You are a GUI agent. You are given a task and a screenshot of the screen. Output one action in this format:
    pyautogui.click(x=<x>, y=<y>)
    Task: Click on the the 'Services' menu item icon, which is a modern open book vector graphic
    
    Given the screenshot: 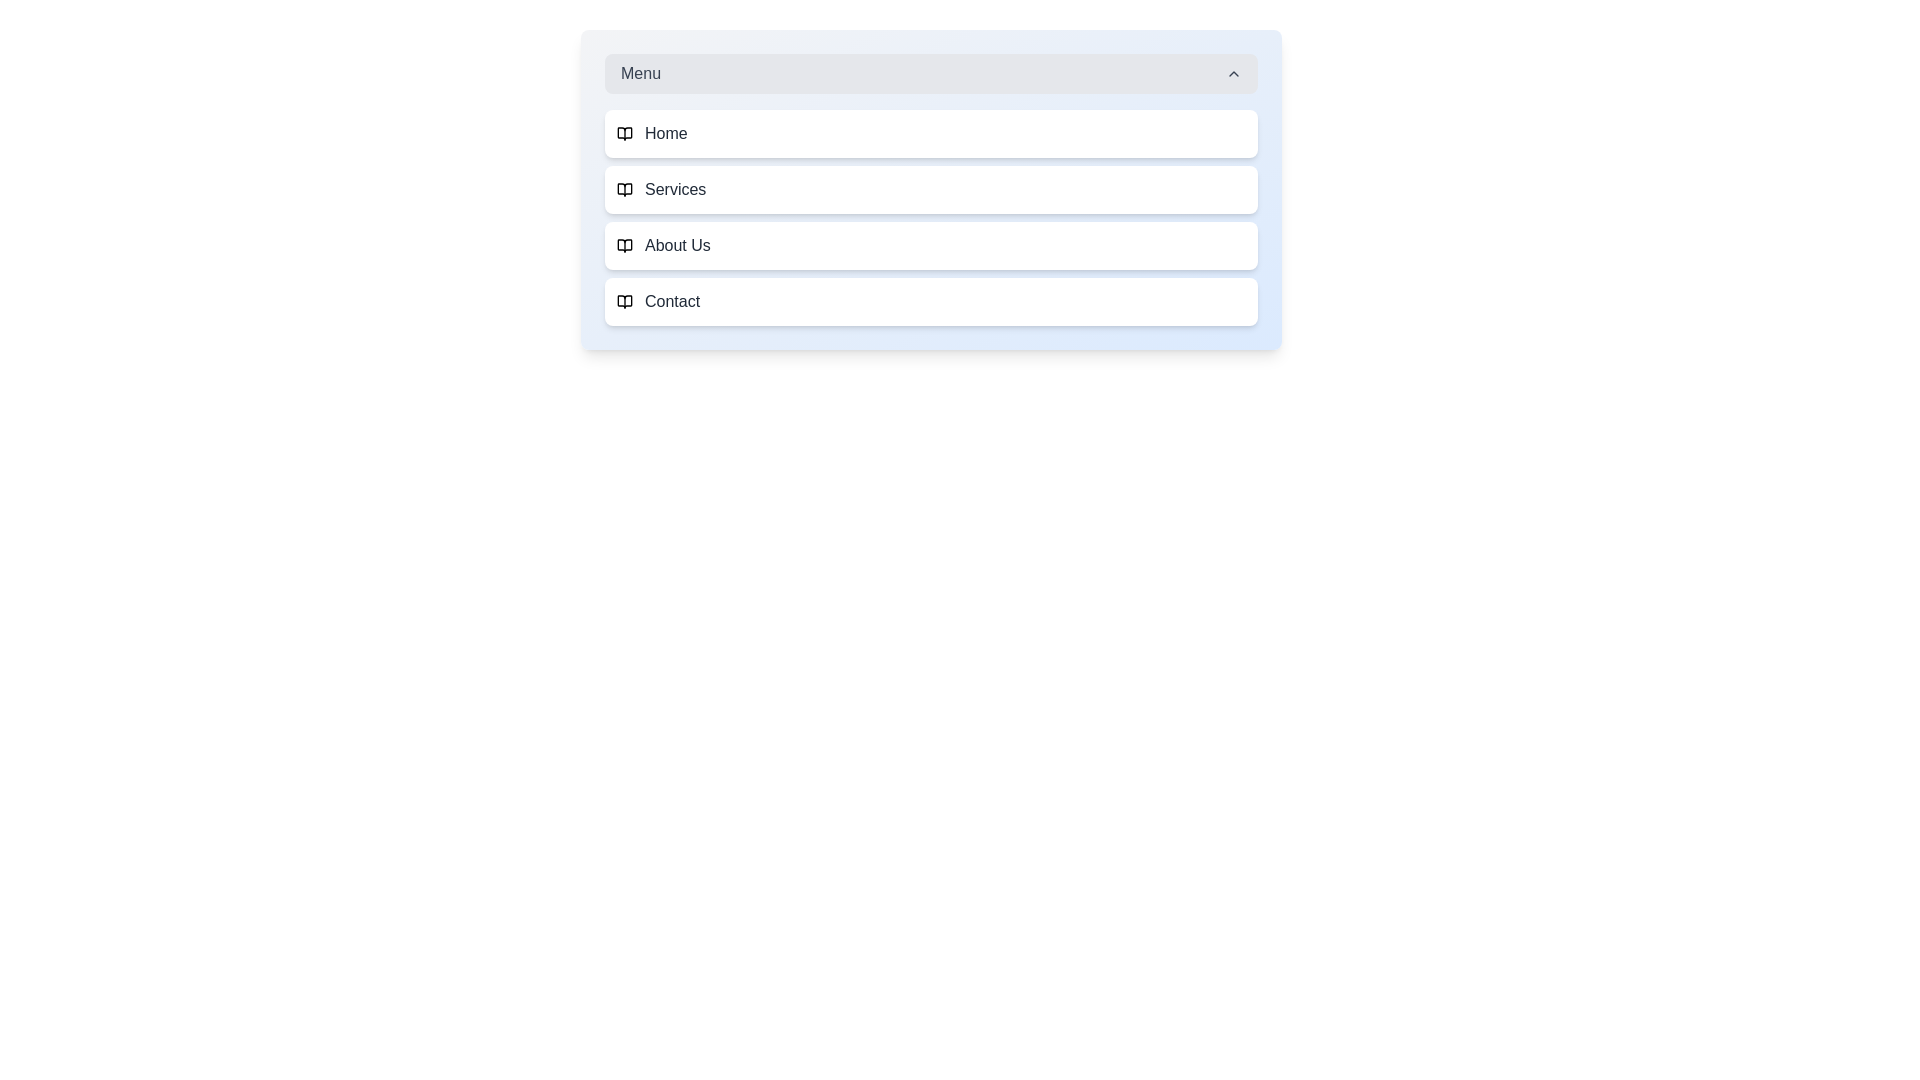 What is the action you would take?
    pyautogui.click(x=623, y=189)
    